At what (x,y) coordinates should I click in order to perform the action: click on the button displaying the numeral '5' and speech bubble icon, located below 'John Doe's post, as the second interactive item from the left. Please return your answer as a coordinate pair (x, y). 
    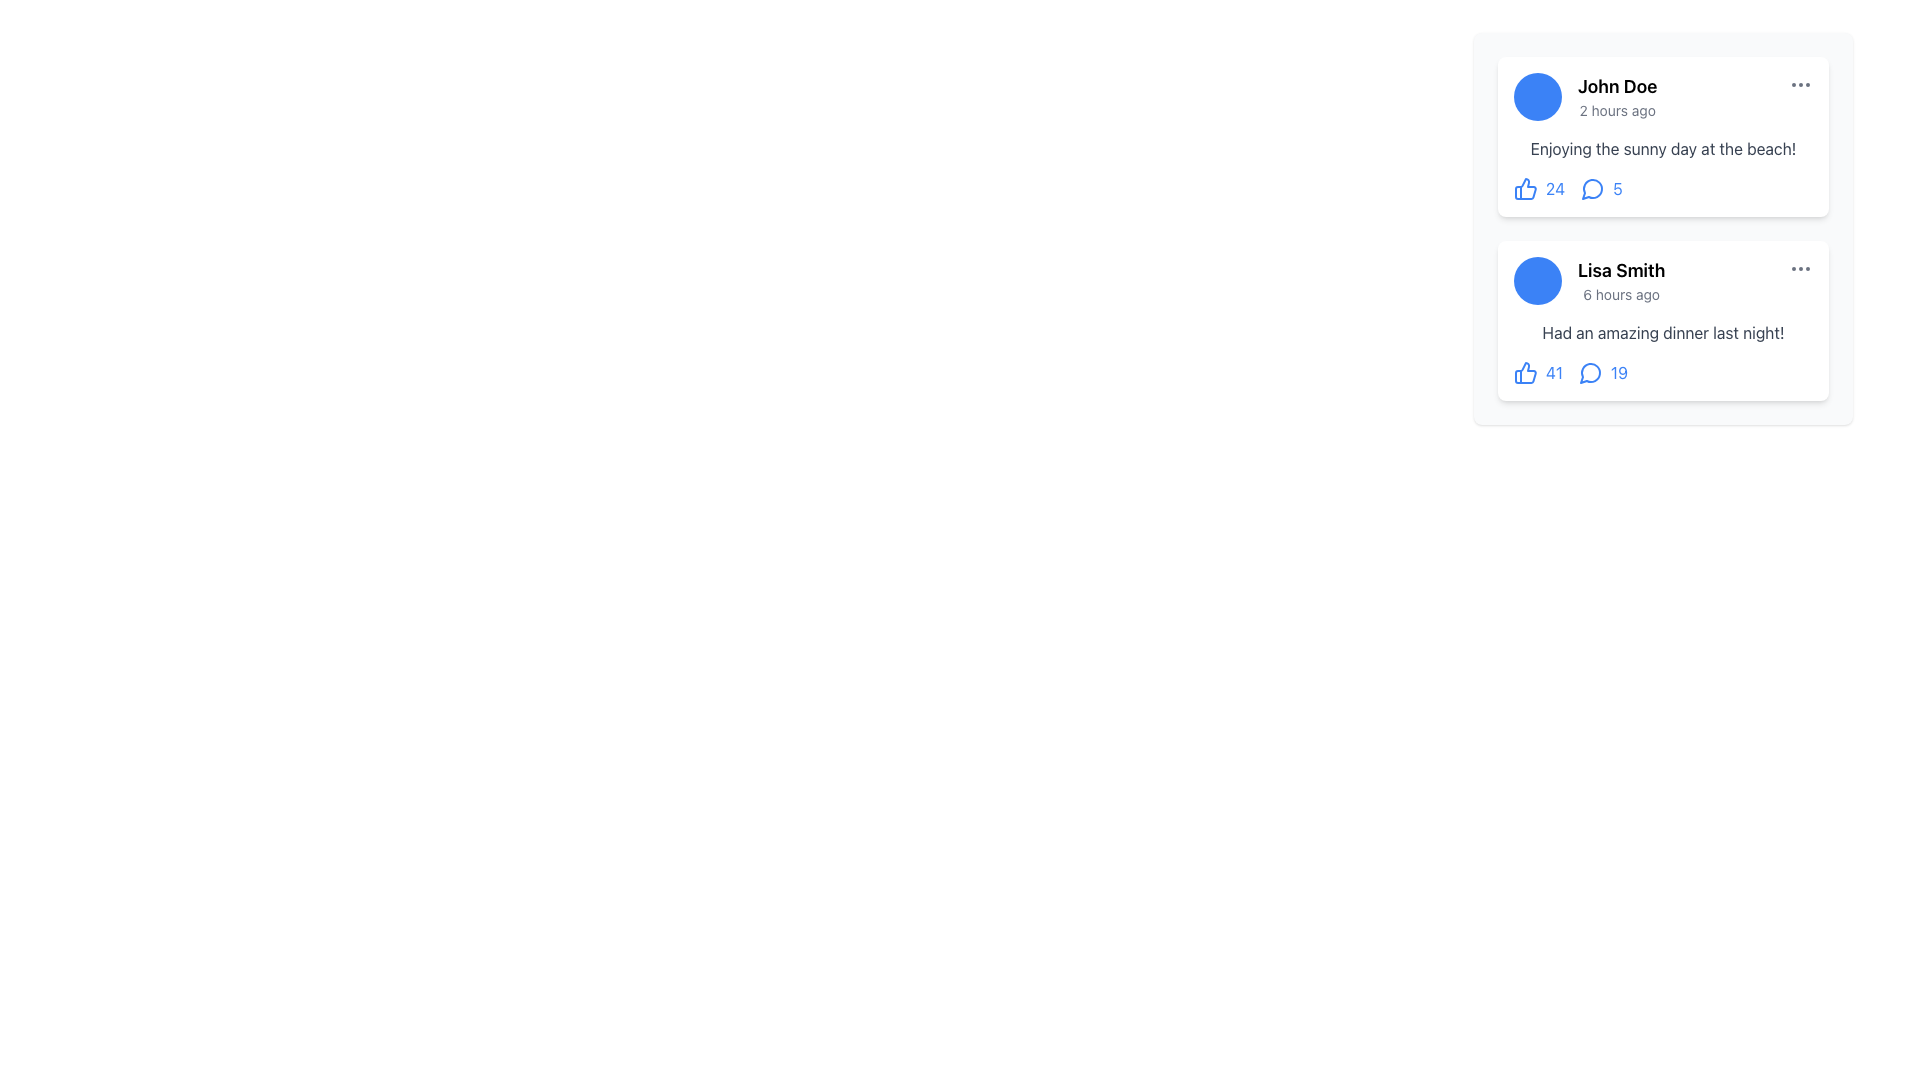
    Looking at the image, I should click on (1601, 189).